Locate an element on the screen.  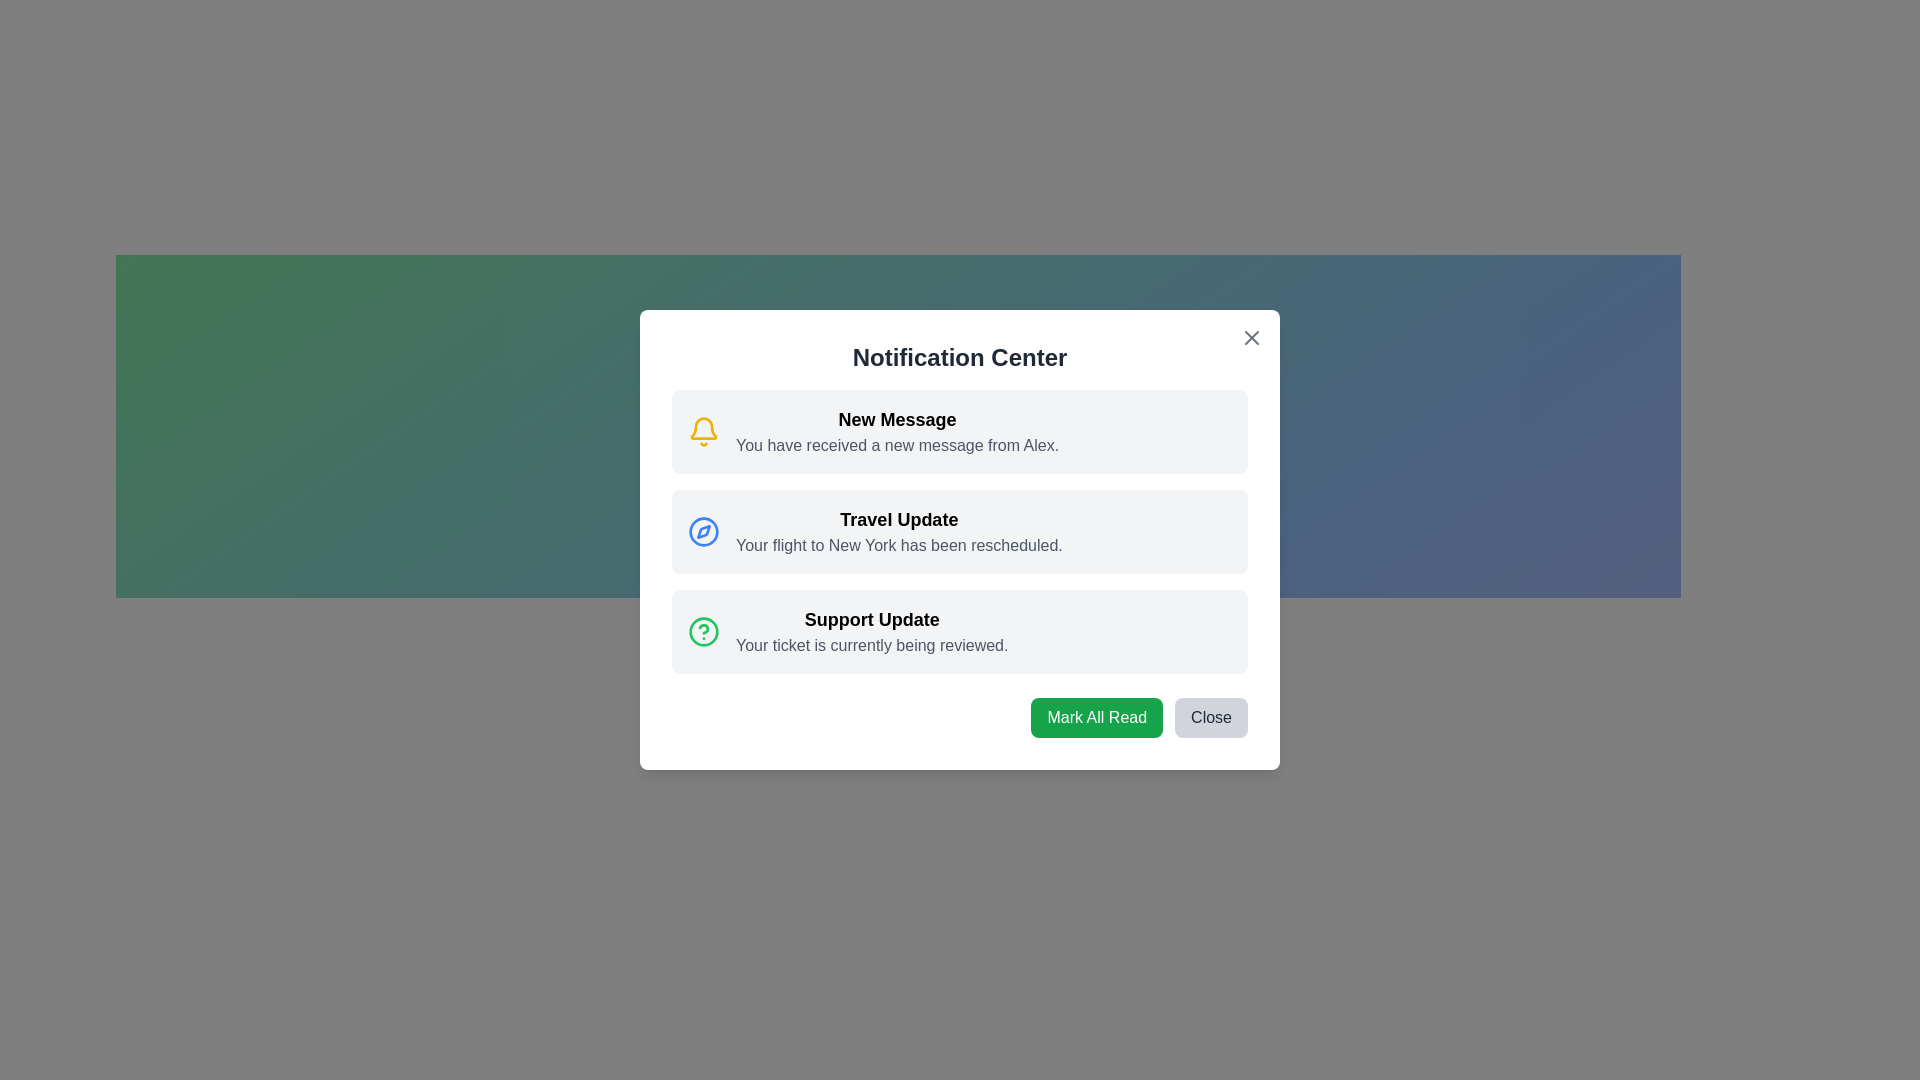
the 'Mark All as Read' button located at the bottom-right corner of the notification panel is located at coordinates (1096, 716).